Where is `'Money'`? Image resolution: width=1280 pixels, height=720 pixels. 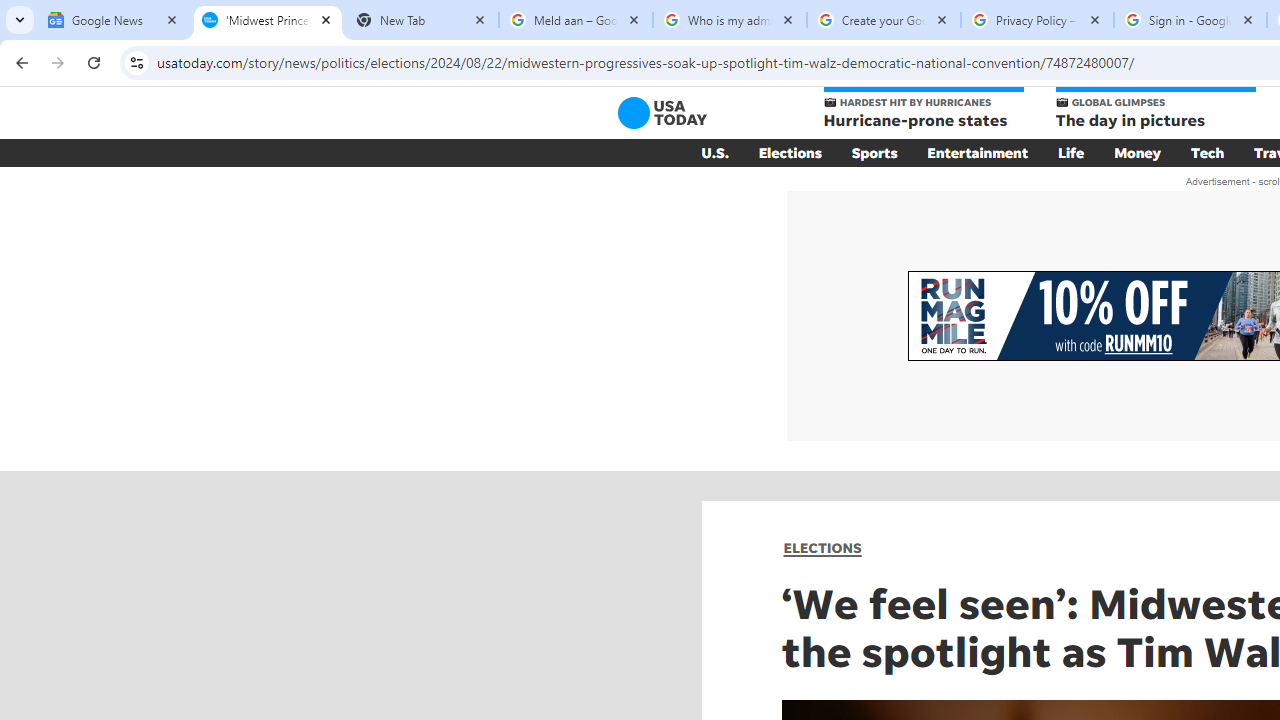
'Money' is located at coordinates (1137, 152).